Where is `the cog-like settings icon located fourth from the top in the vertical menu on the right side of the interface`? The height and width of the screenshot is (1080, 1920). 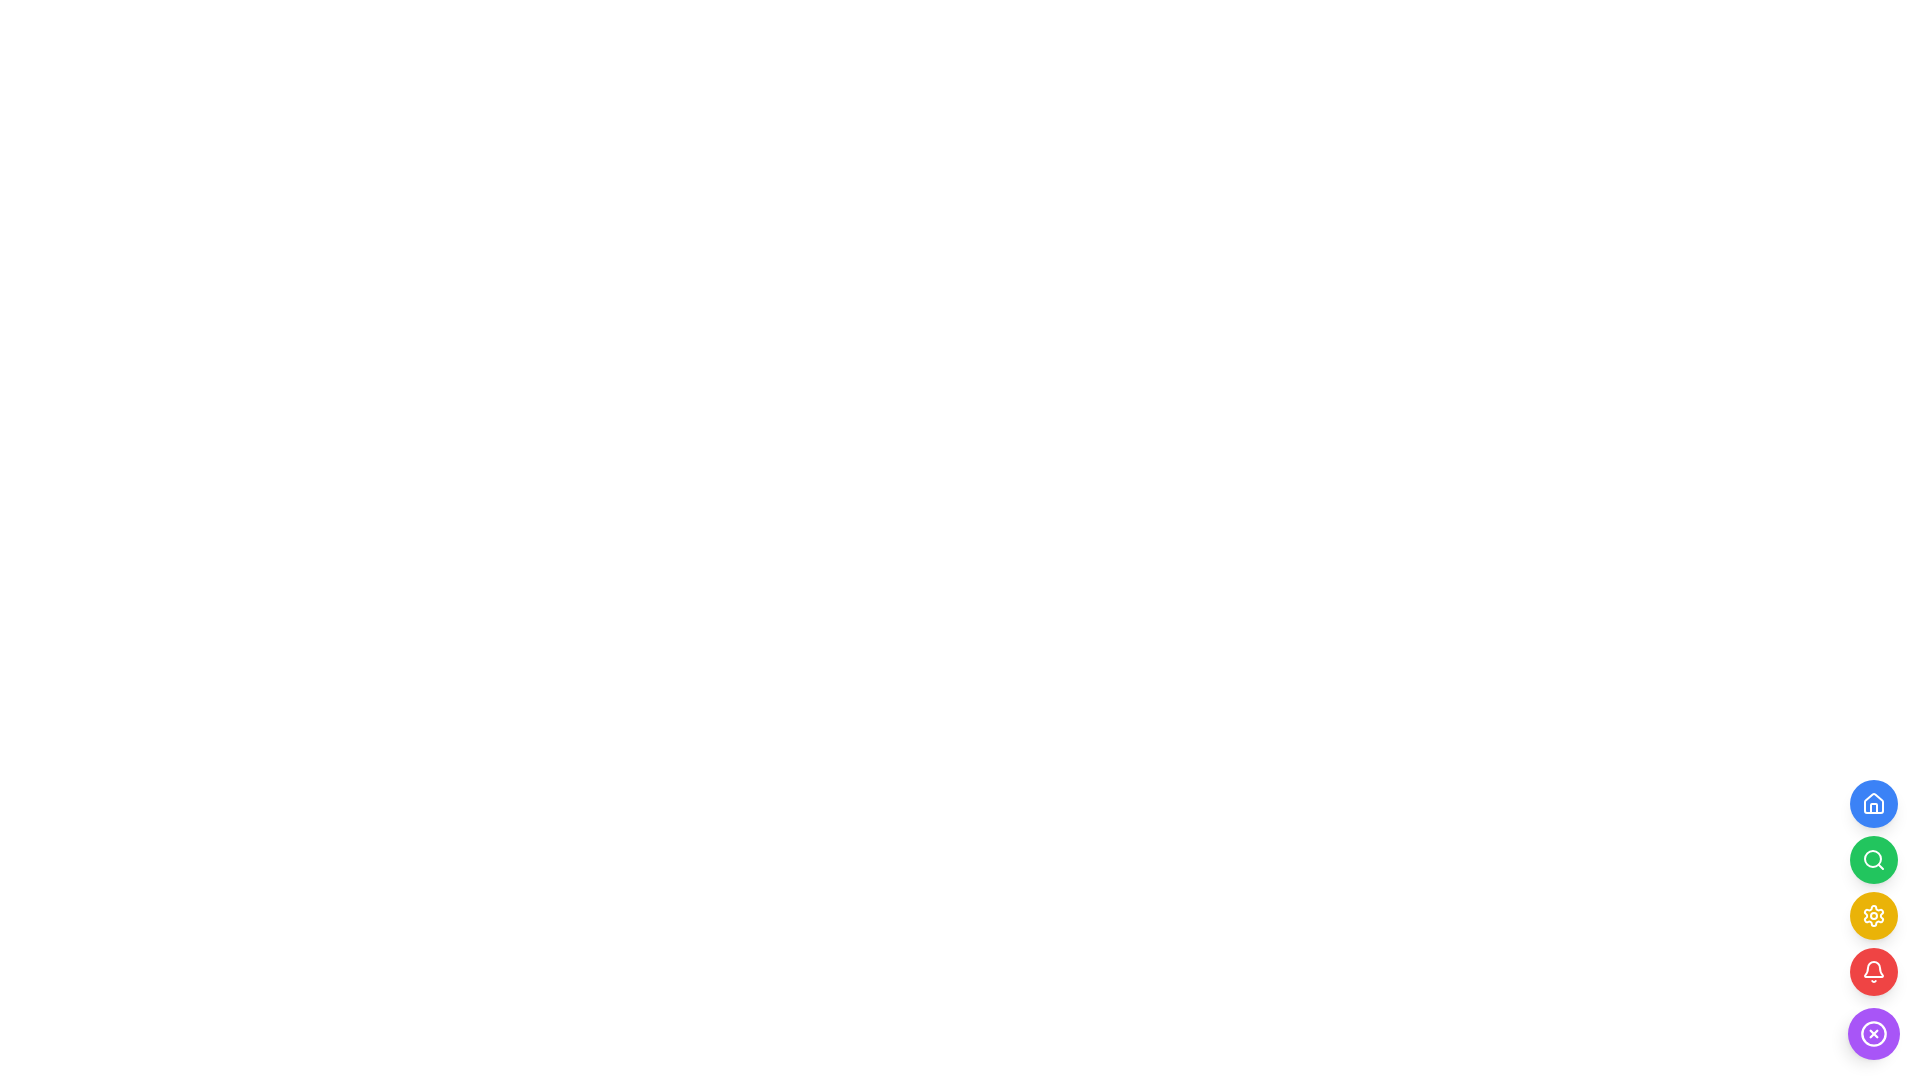 the cog-like settings icon located fourth from the top in the vertical menu on the right side of the interface is located at coordinates (1872, 915).